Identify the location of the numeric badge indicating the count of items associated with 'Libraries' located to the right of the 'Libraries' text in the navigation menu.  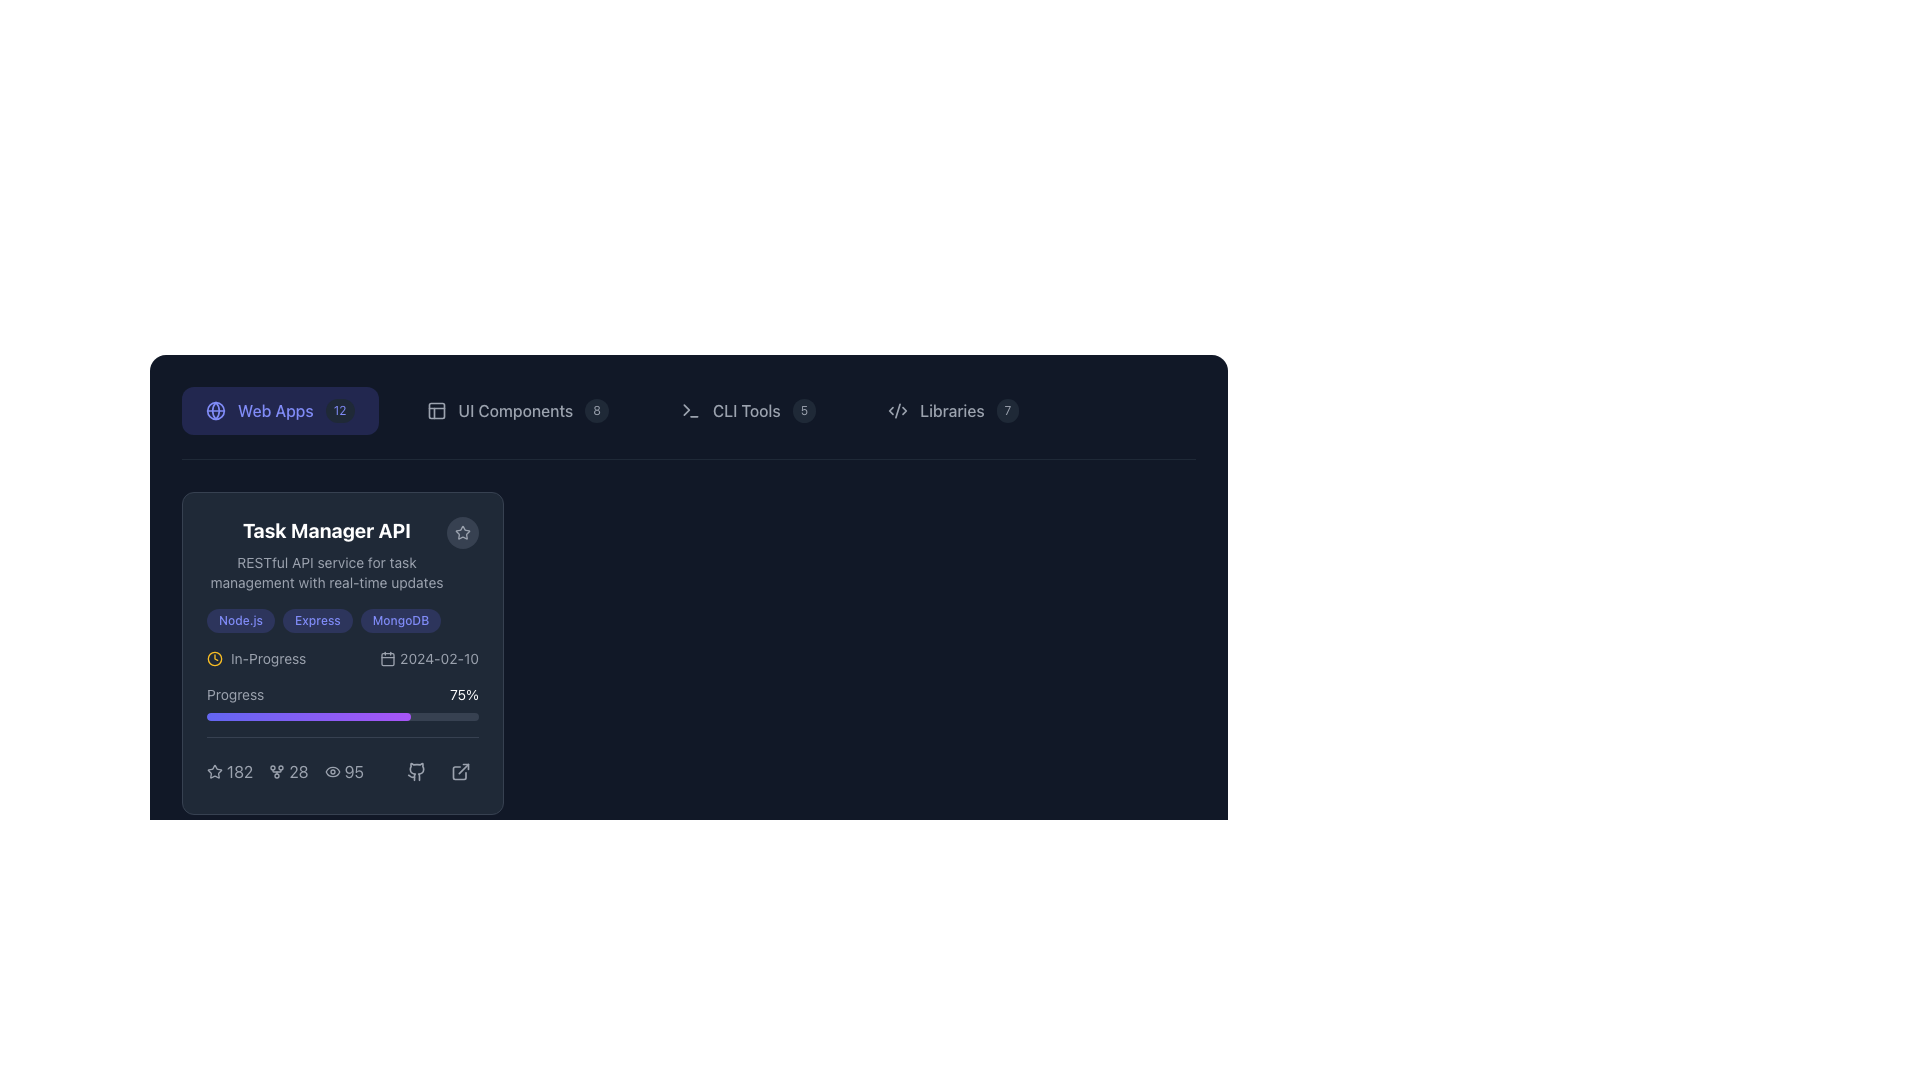
(1008, 410).